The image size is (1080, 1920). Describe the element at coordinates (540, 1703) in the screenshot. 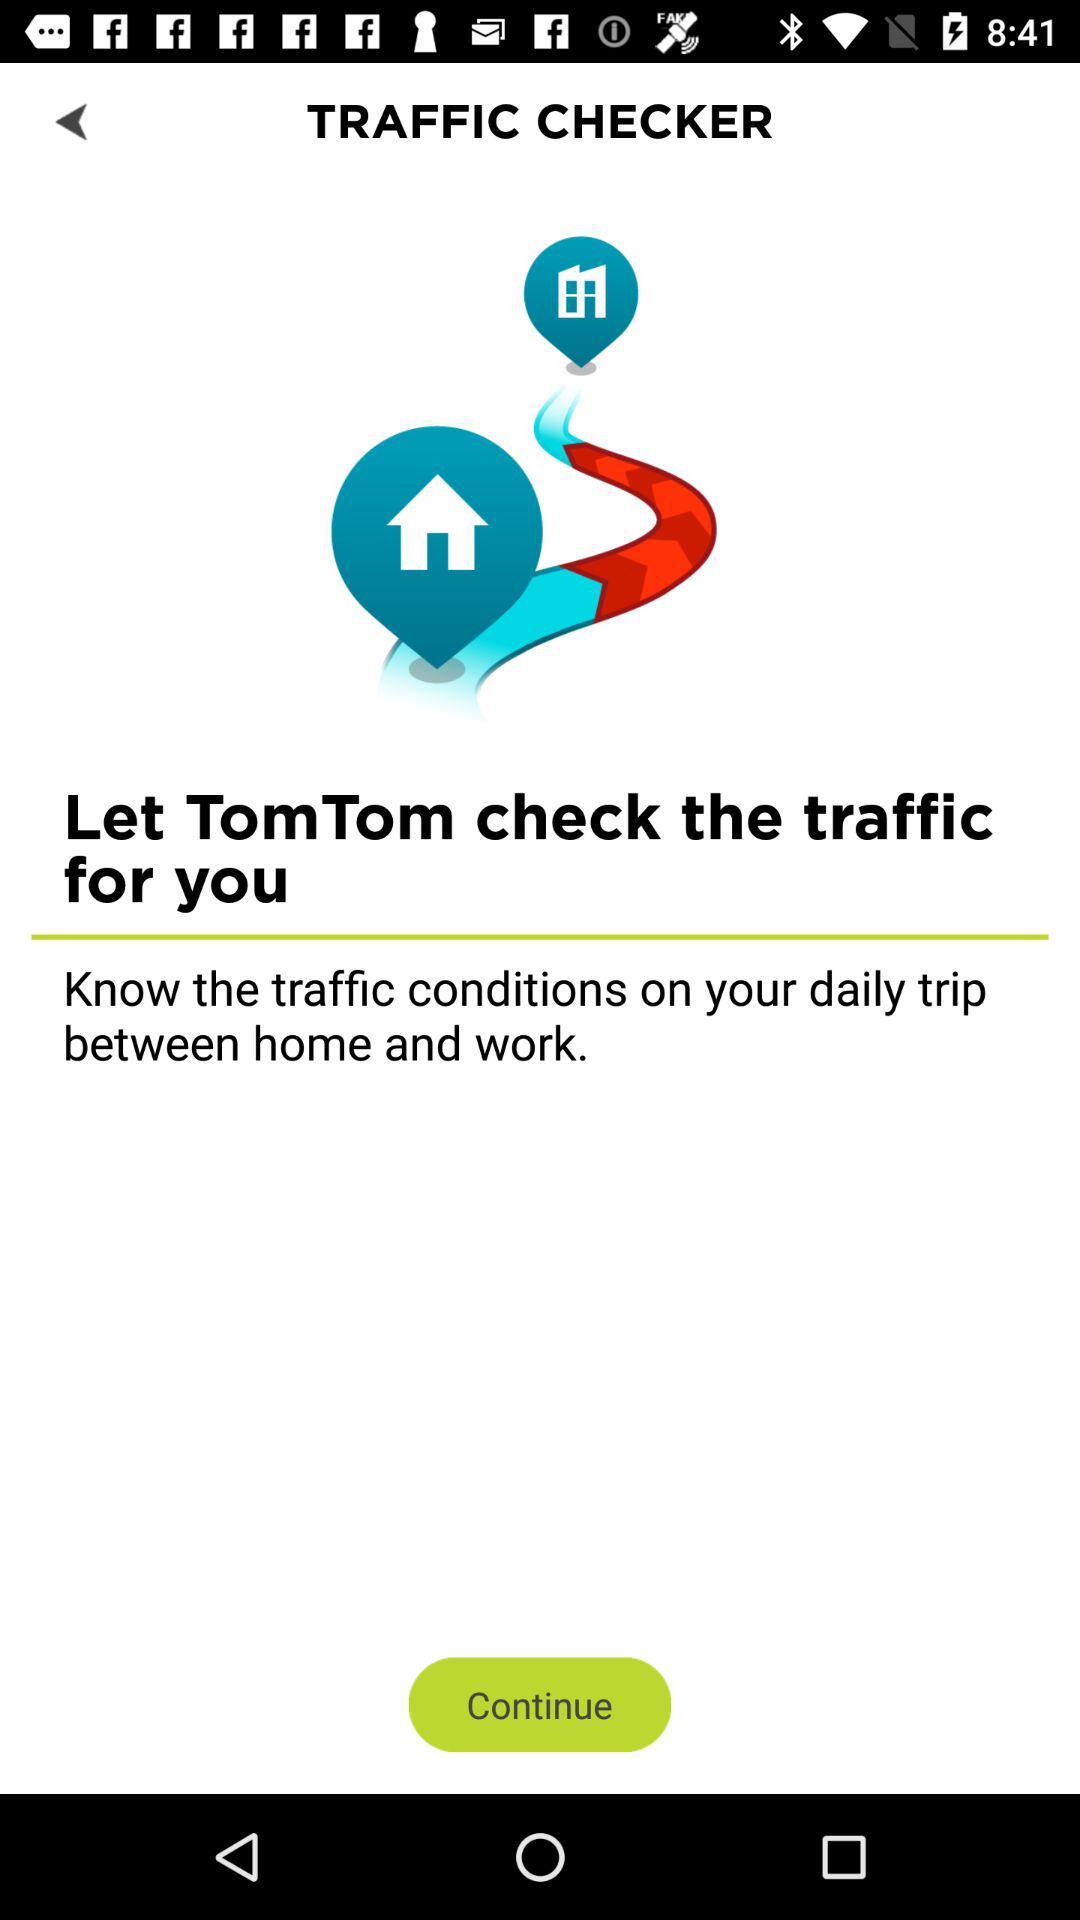

I see `the item below know the traffic icon` at that location.